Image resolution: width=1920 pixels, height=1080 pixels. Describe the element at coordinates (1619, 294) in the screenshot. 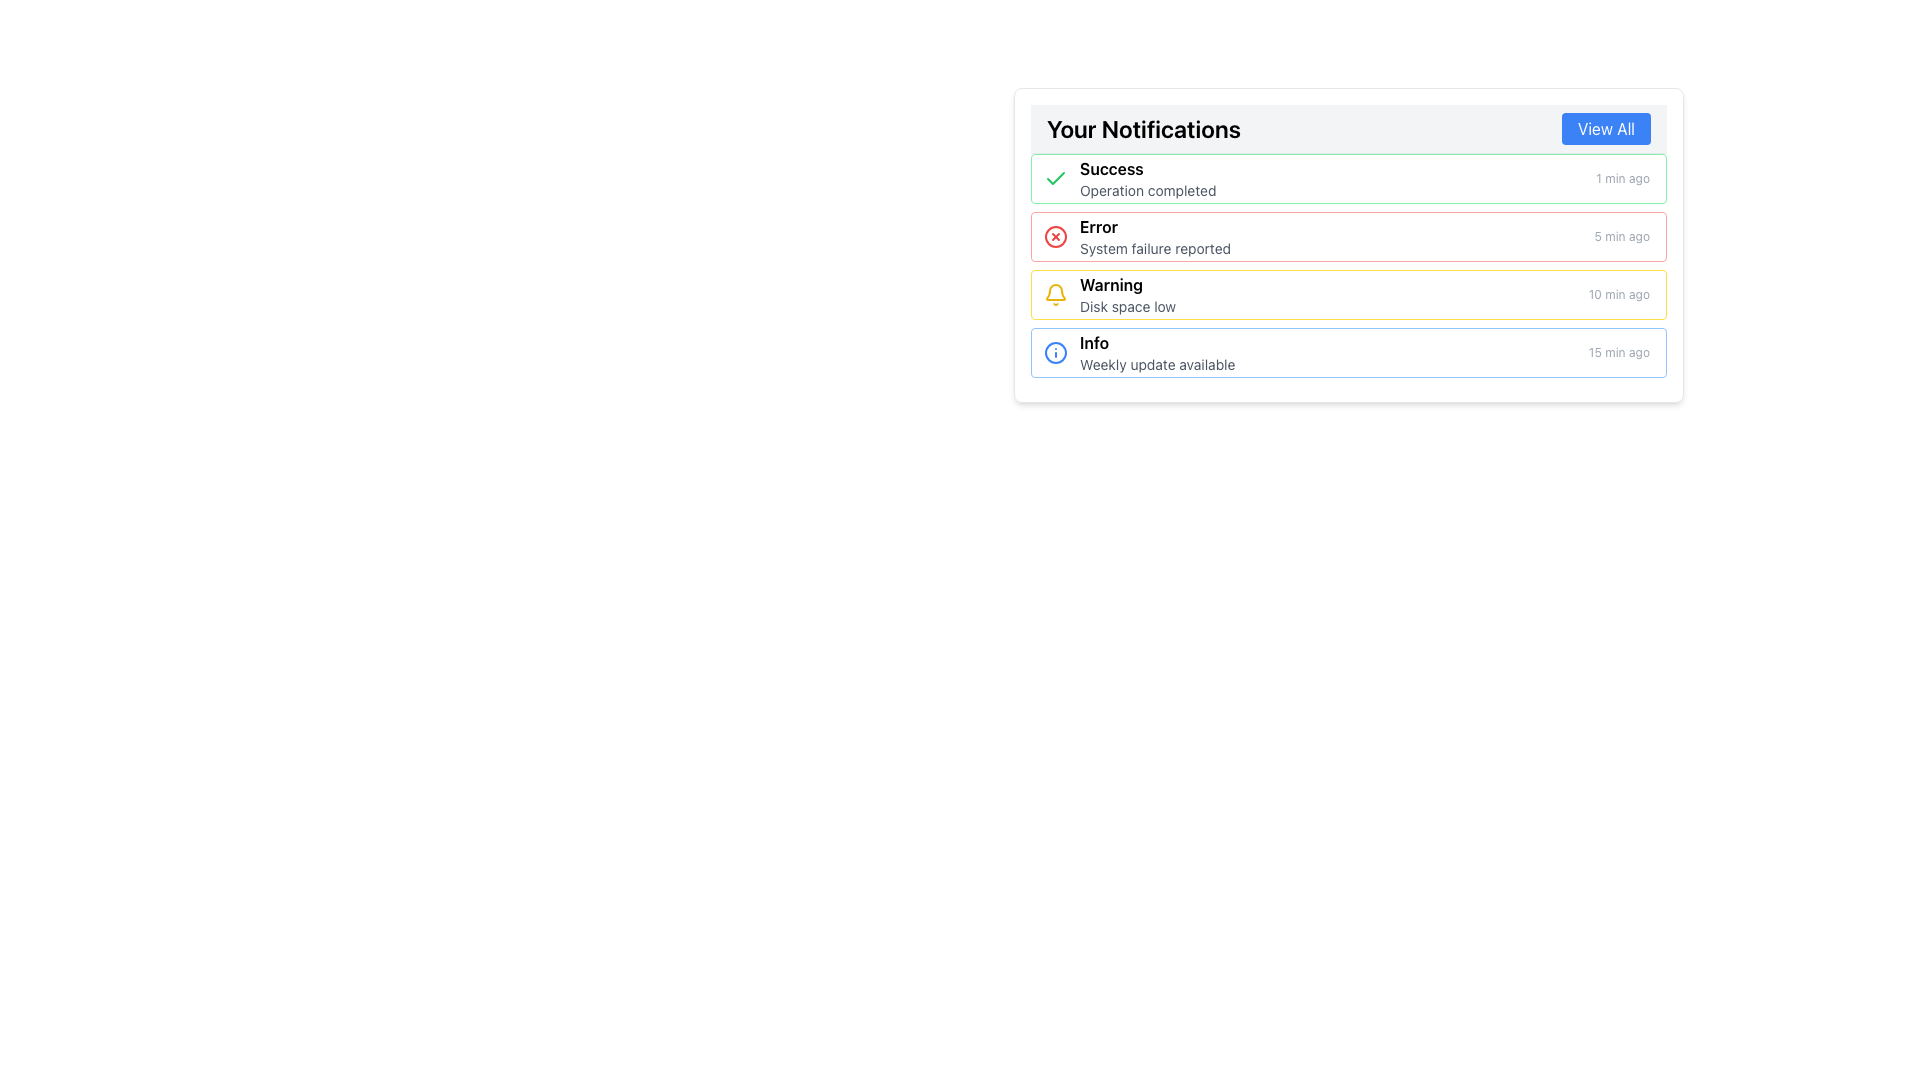

I see `the text label reading '10 min ago' located in the bottom-right area of the notification entry labeled 'Warning: Disk space low.'` at that location.